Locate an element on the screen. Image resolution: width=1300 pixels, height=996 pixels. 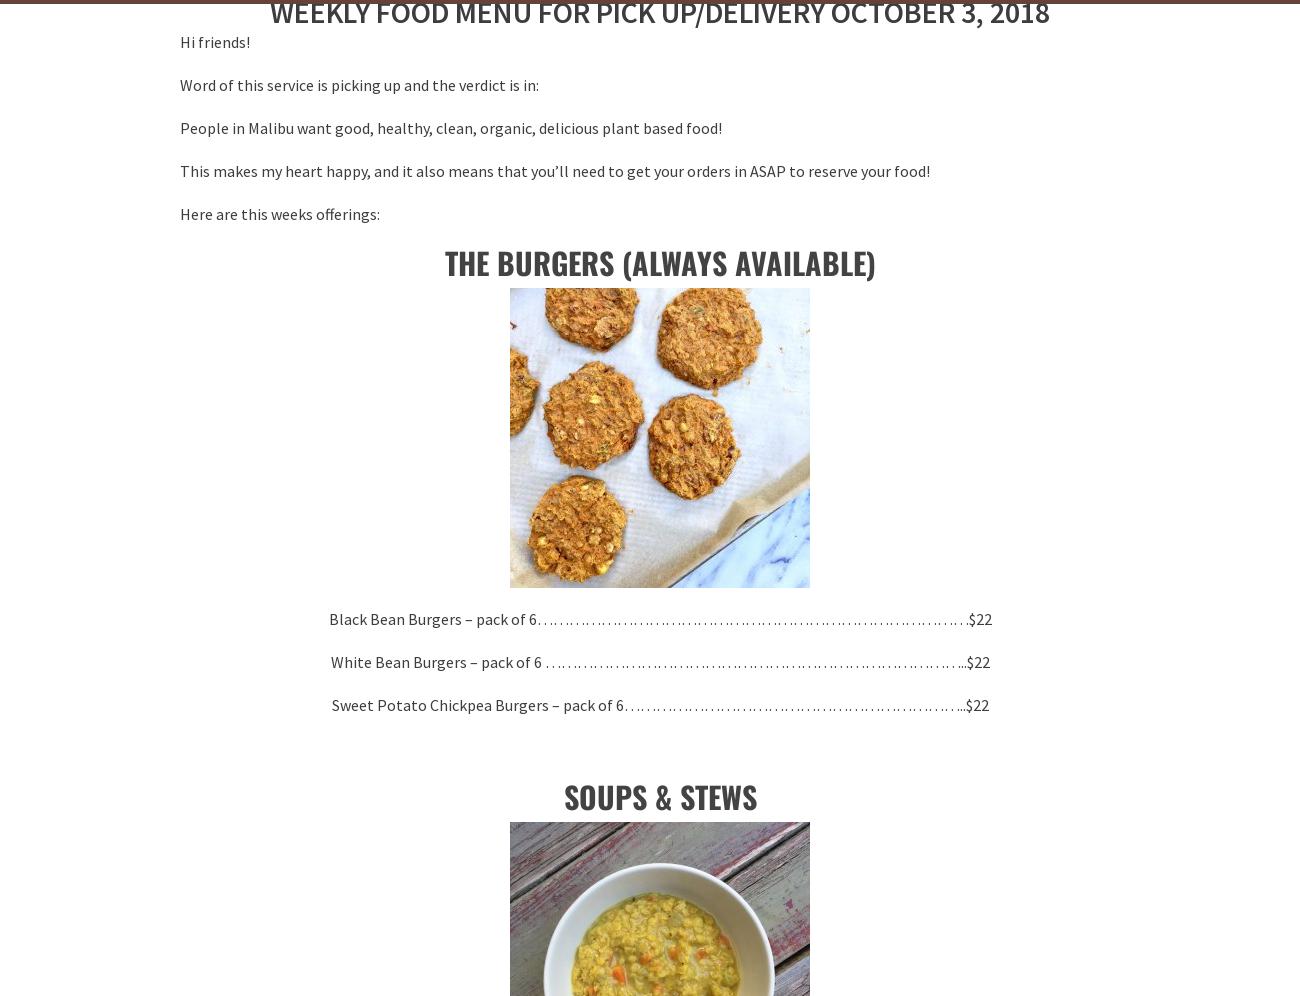
'Black Bean Burgers – pack of 6………………………………………………………………………$22' is located at coordinates (658, 619).